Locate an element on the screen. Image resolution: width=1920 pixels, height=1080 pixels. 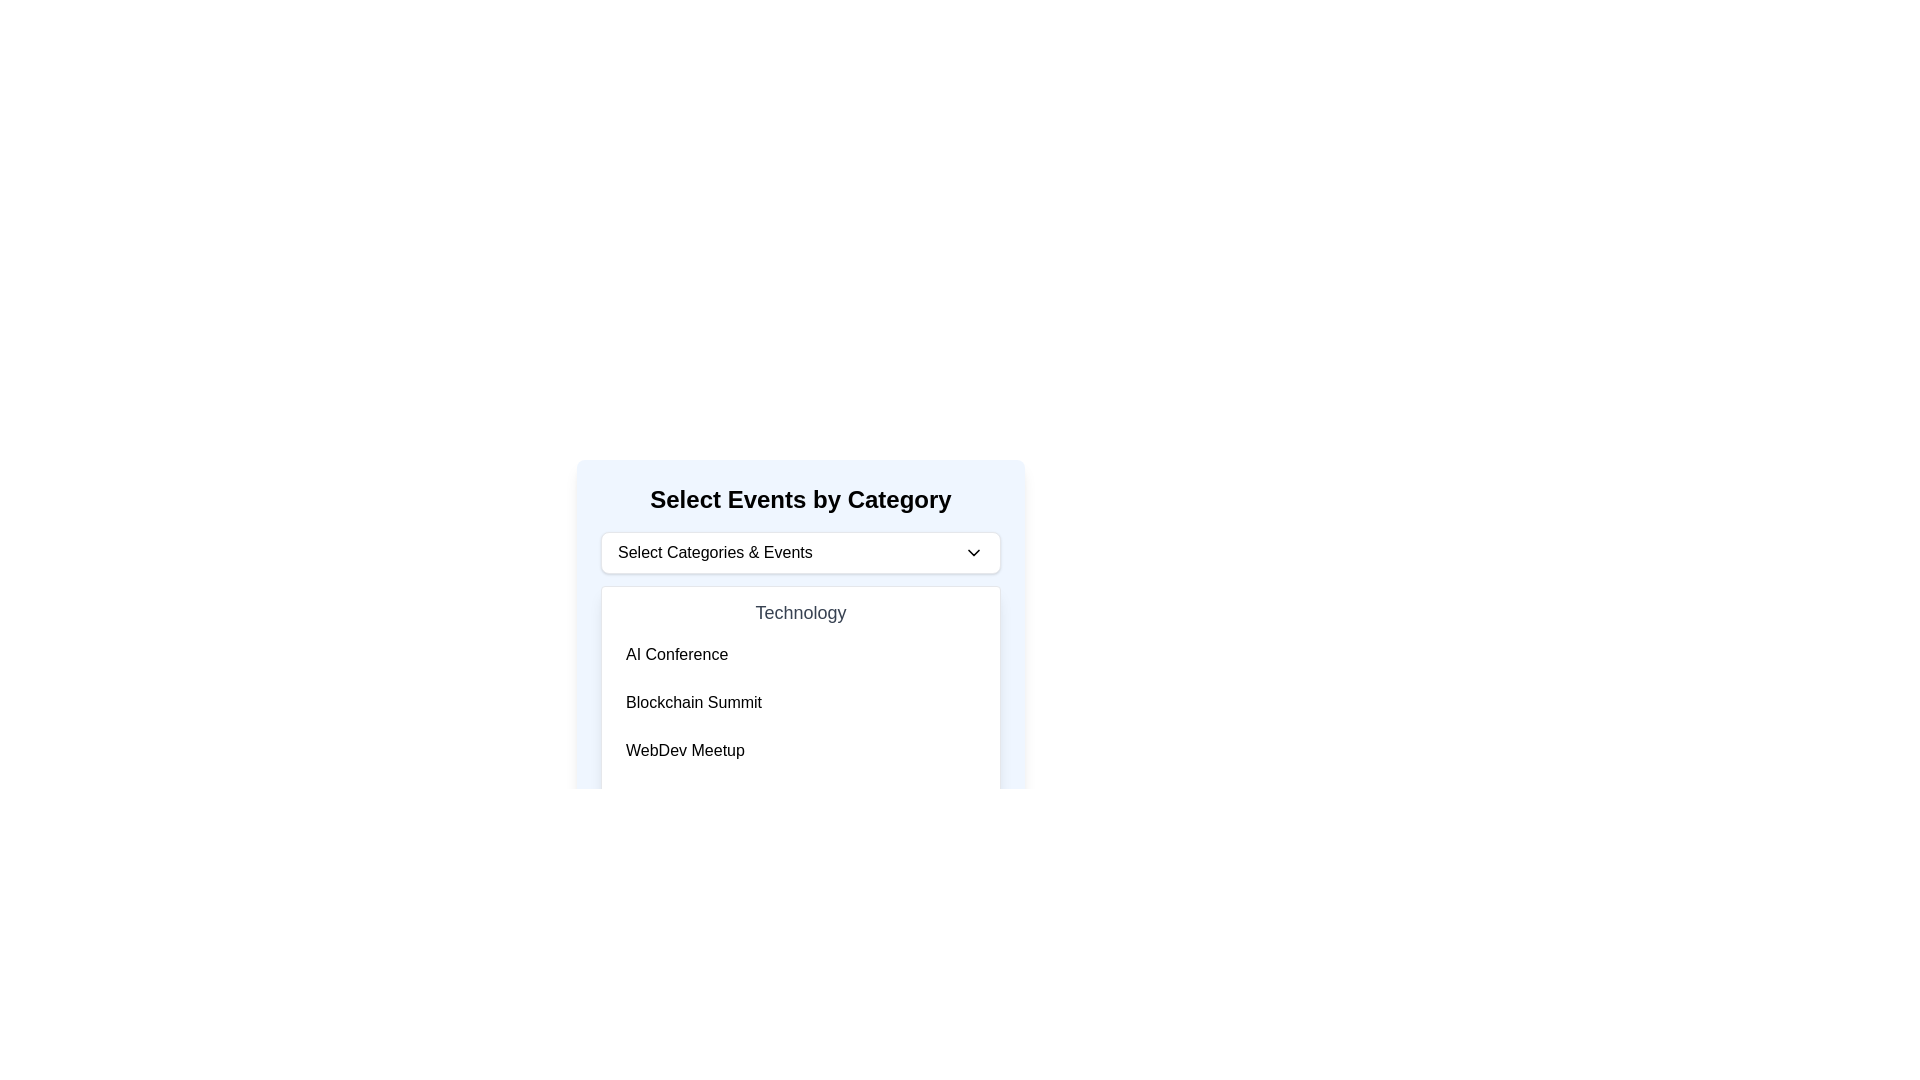
the 'WebDev Meetup' text label in the dropdown list under the 'Technology' category is located at coordinates (685, 751).